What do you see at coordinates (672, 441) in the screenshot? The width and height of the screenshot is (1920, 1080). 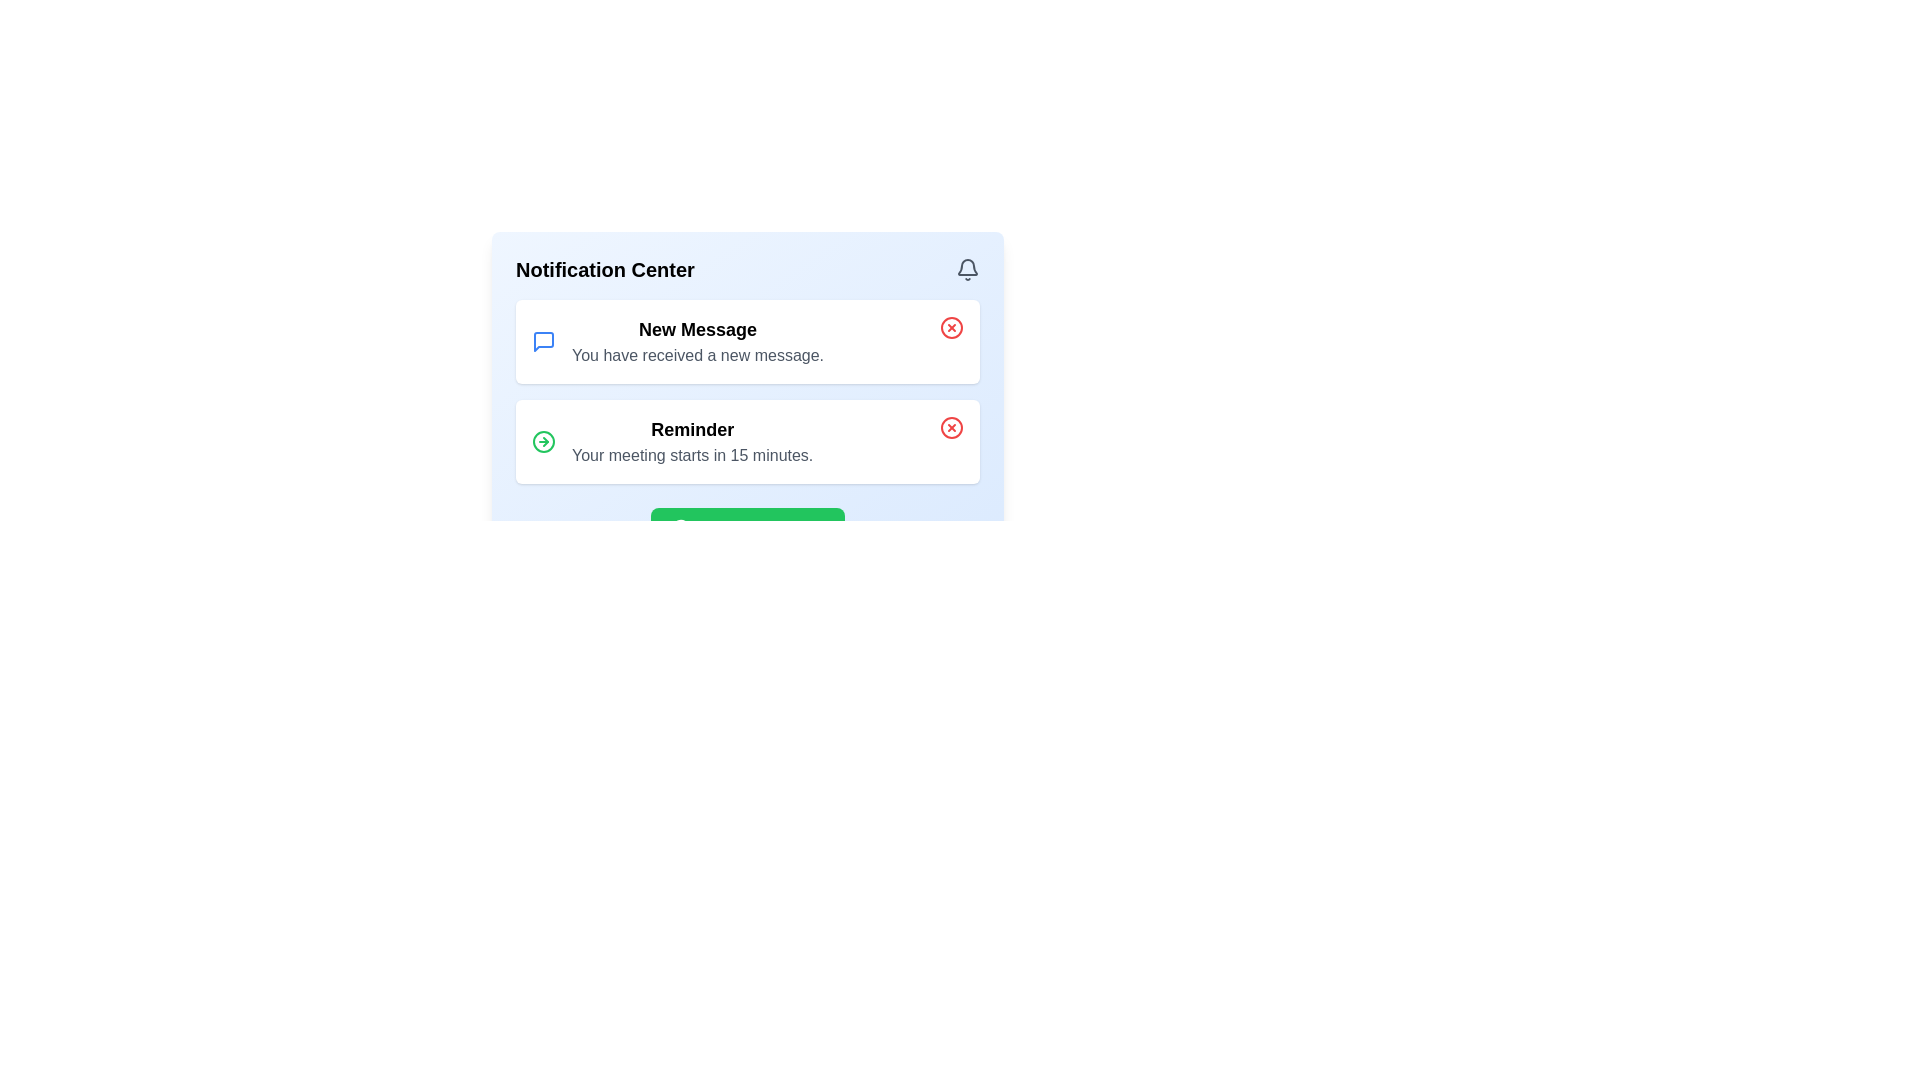 I see `the 'Reminder' notification card in the Notification Center to acknowledge the notification` at bounding box center [672, 441].